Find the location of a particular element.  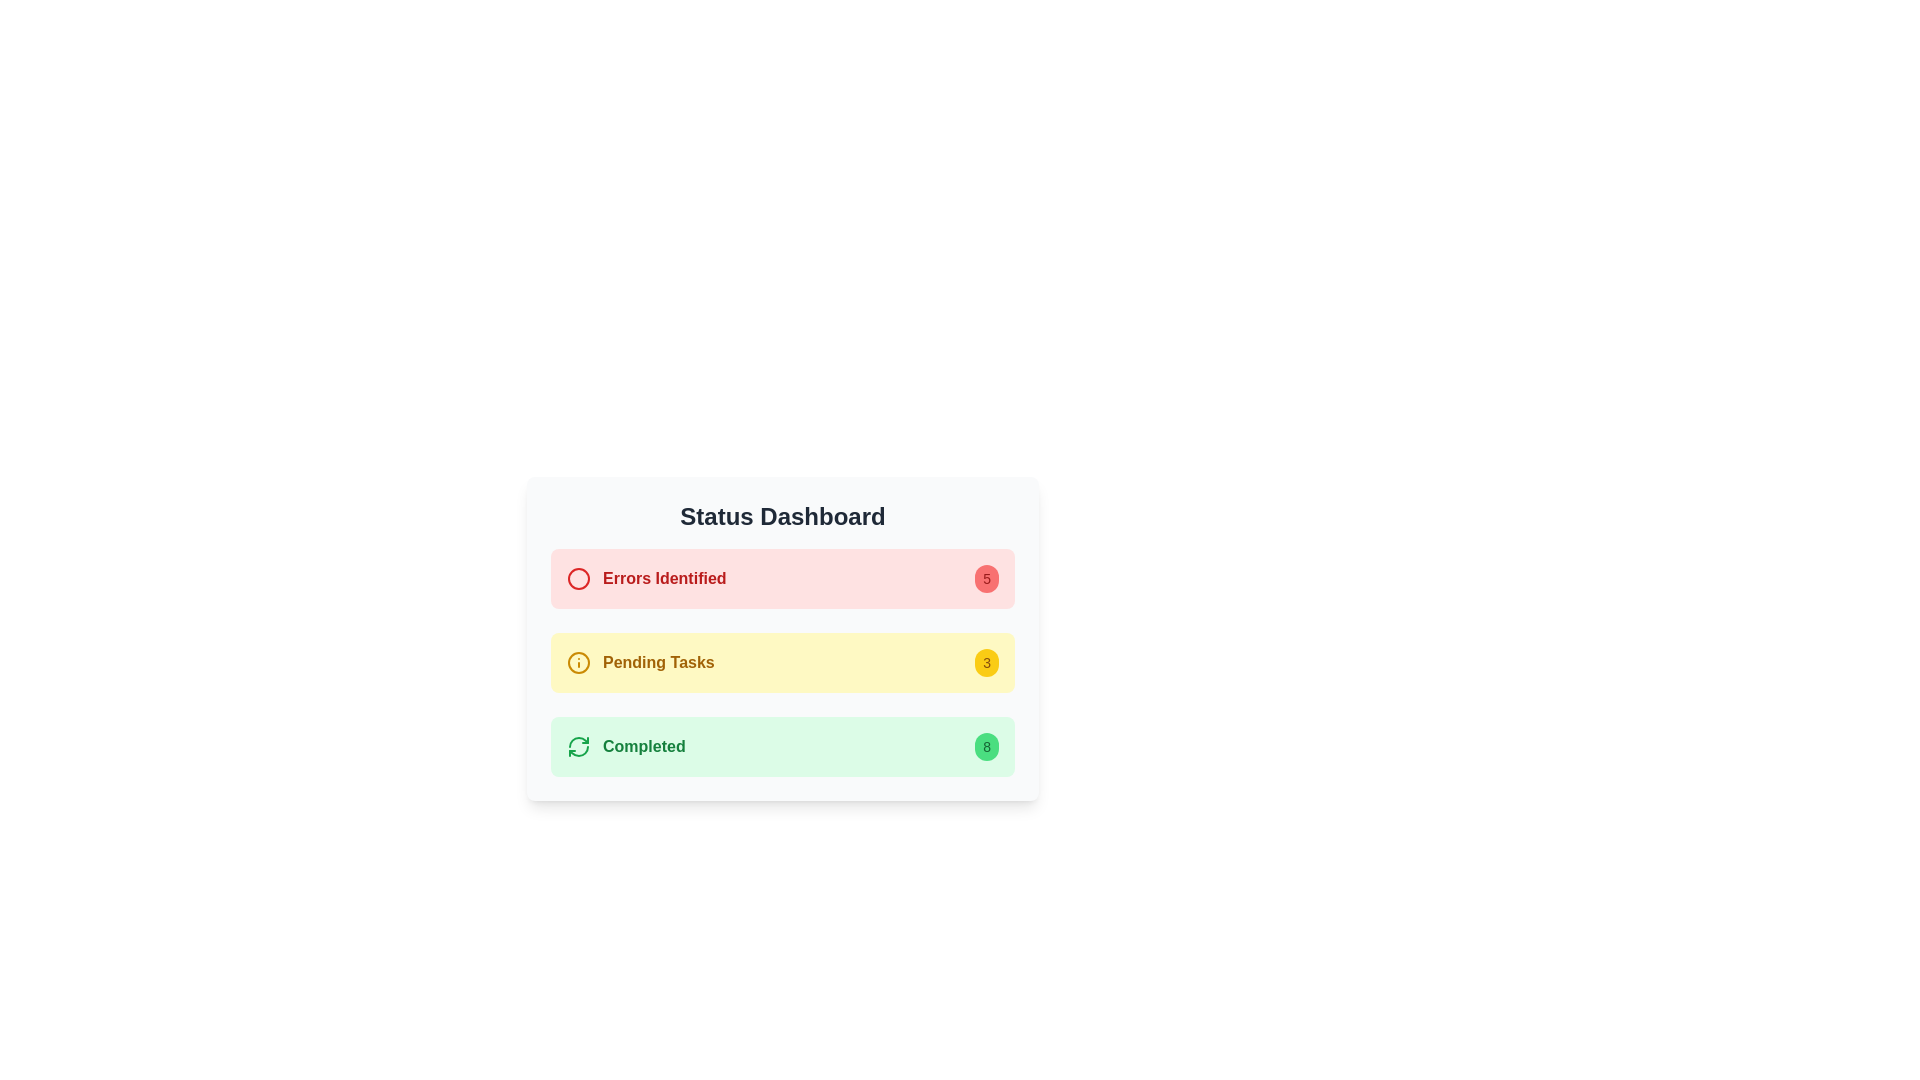

the refresh icon located to the far left of the 'Completed' section in the status dashboard, which is highlighted in light green is located at coordinates (578, 747).